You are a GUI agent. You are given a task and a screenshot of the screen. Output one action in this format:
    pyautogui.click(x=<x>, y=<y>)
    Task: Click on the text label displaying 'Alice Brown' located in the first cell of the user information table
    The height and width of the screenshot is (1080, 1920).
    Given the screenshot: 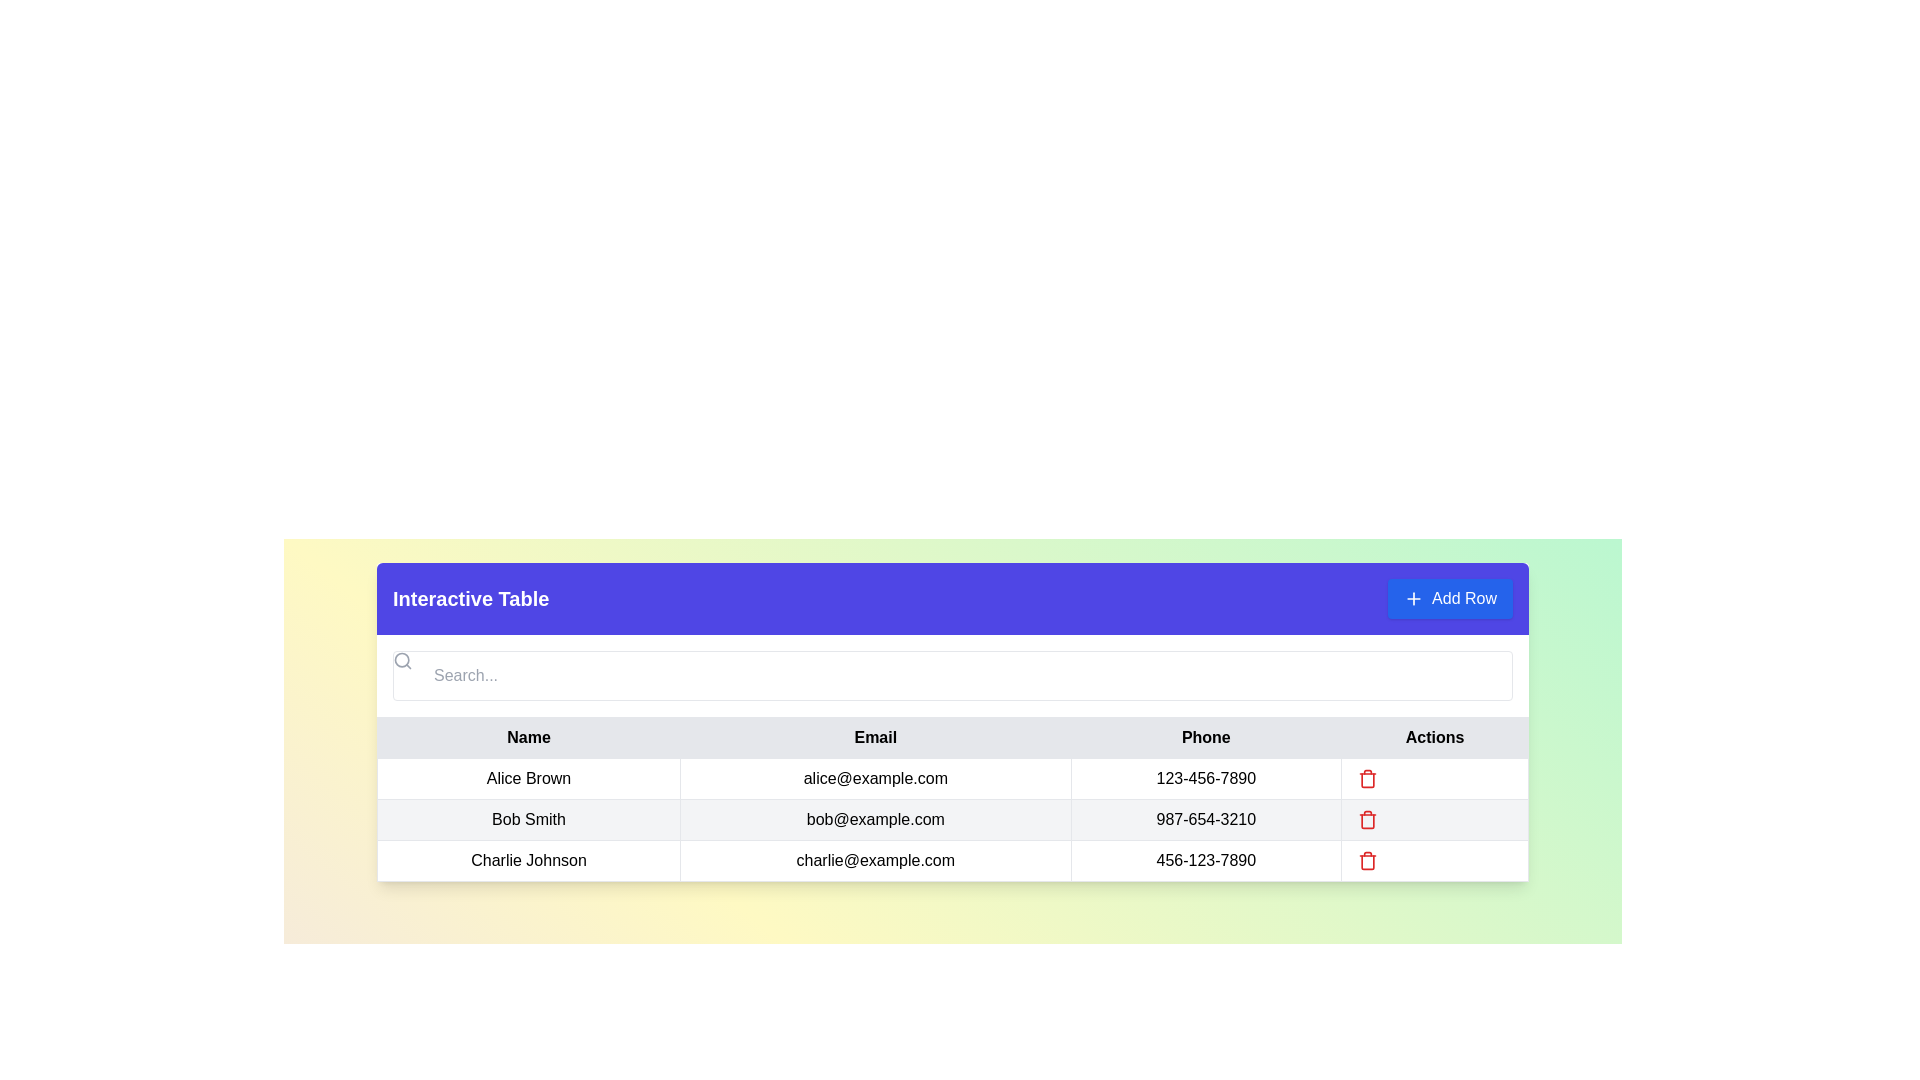 What is the action you would take?
    pyautogui.click(x=528, y=778)
    